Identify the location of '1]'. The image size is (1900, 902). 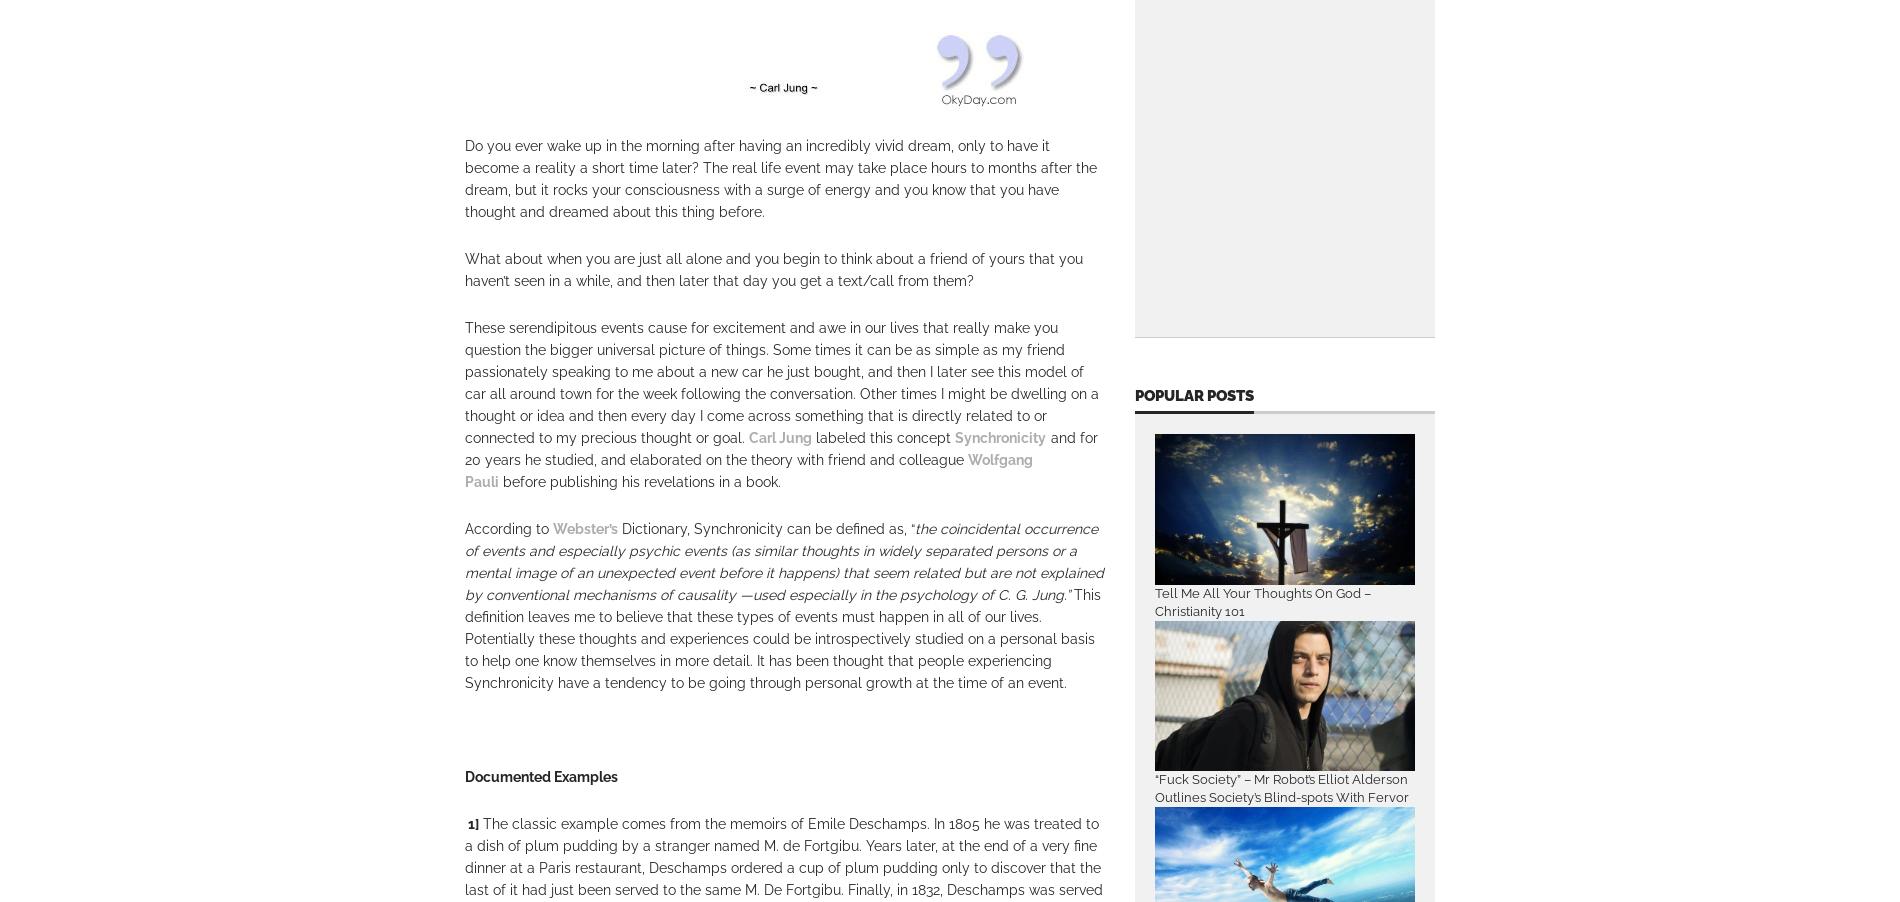
(470, 822).